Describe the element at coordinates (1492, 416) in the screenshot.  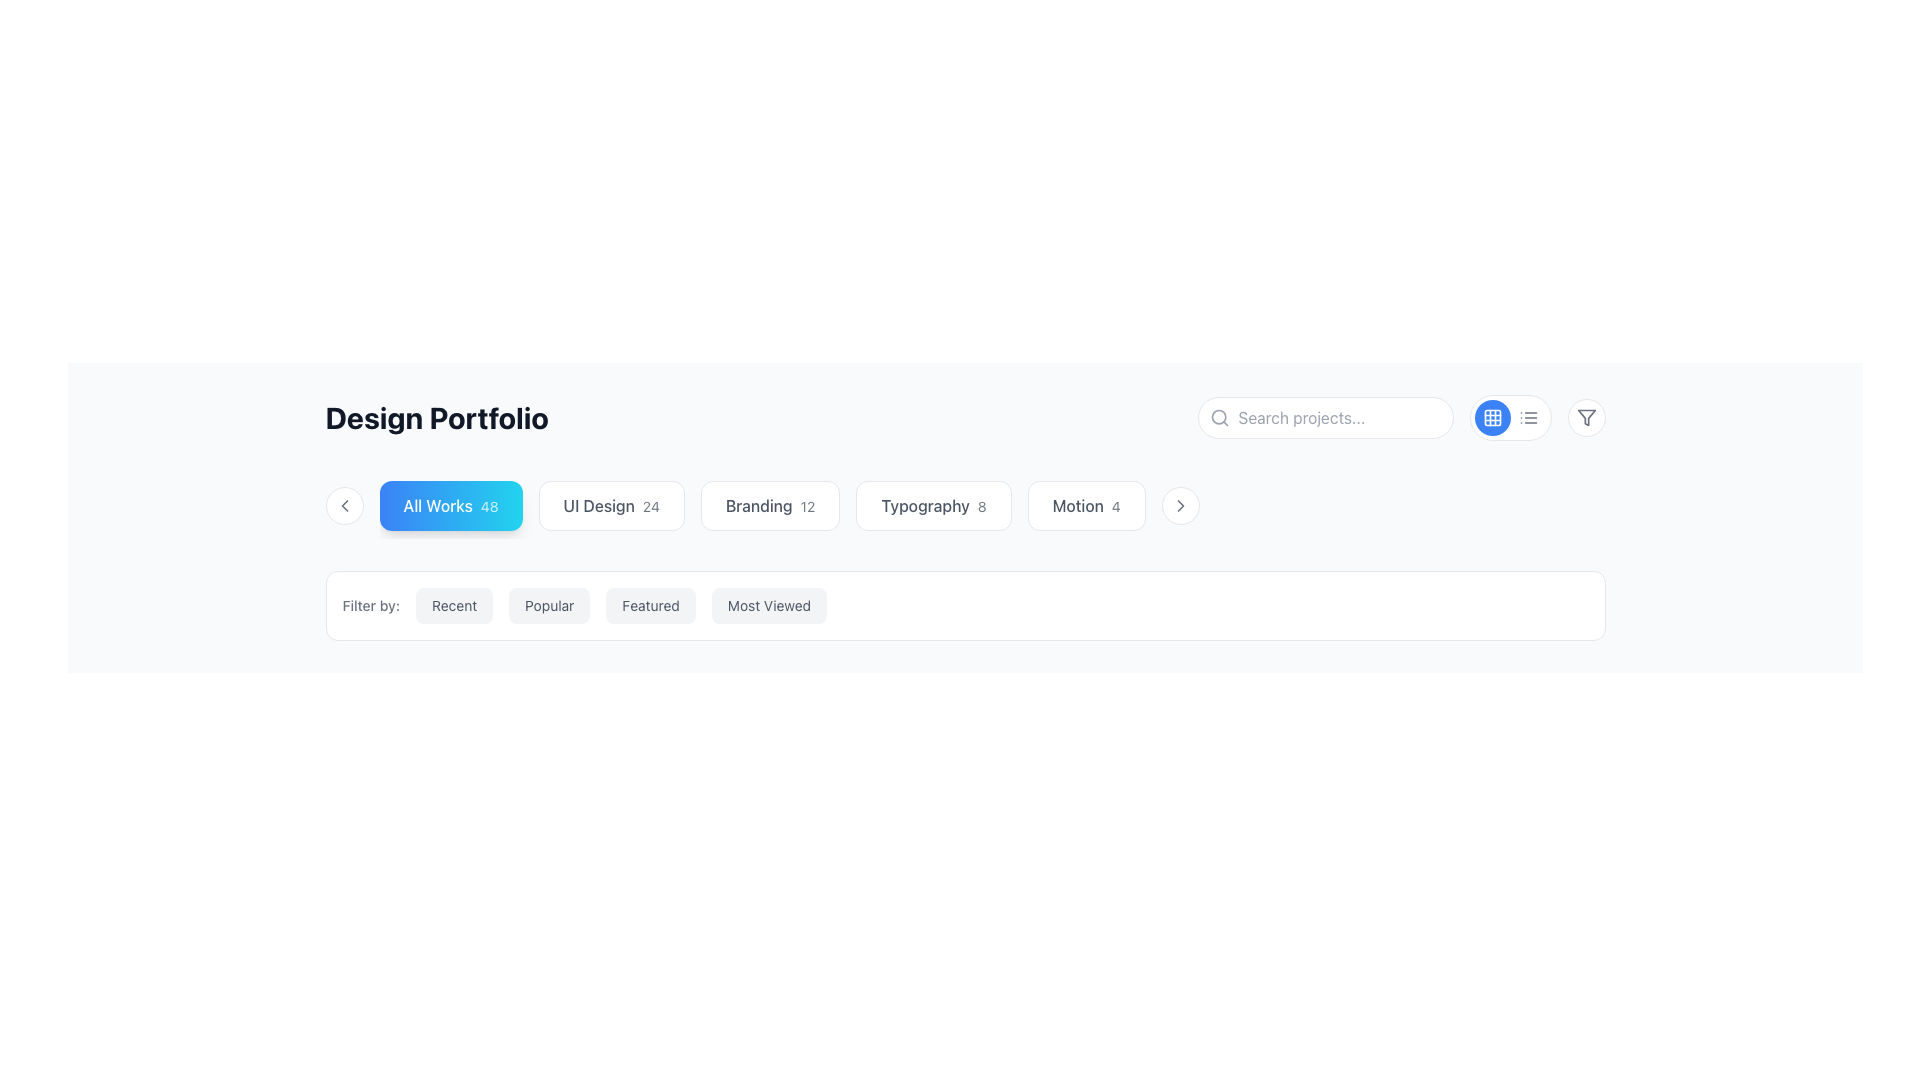
I see `the small rectangular blue icon with rounded corners located in the top-right corner of the interface, which represents the central cell of a 3x3 grid layout` at that location.